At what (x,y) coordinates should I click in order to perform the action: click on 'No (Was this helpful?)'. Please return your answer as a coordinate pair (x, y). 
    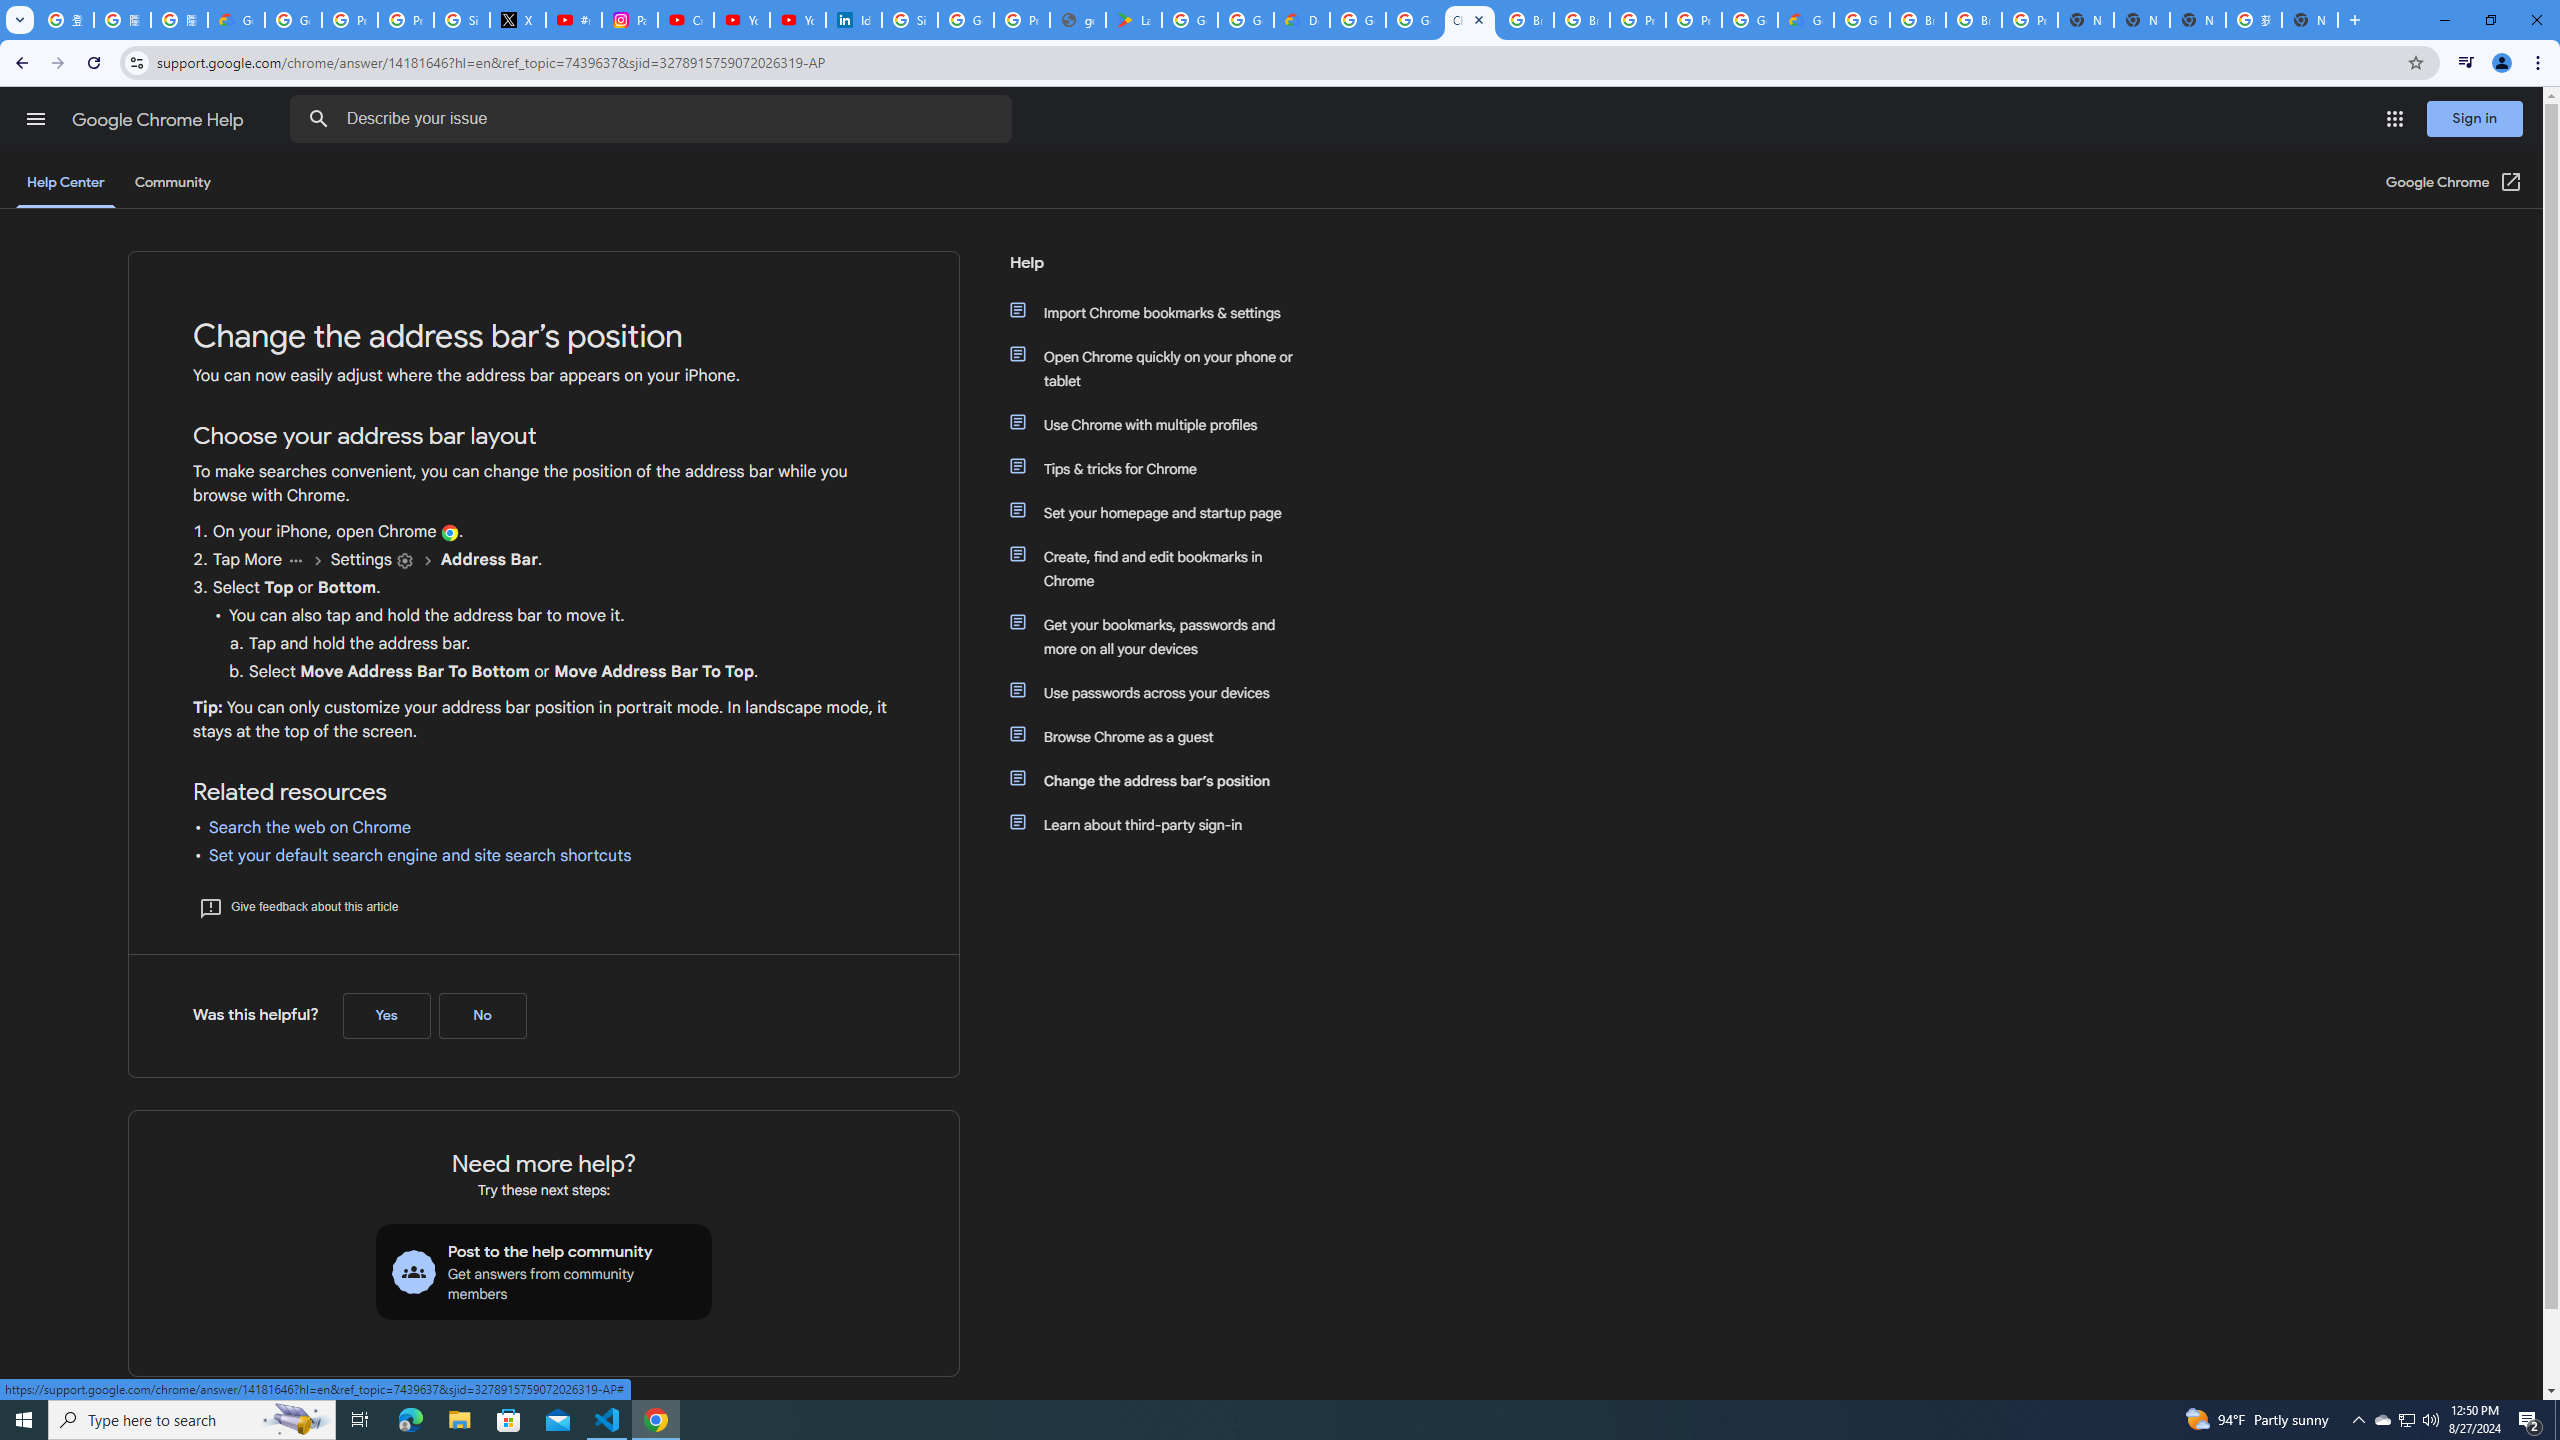
    Looking at the image, I should click on (481, 1015).